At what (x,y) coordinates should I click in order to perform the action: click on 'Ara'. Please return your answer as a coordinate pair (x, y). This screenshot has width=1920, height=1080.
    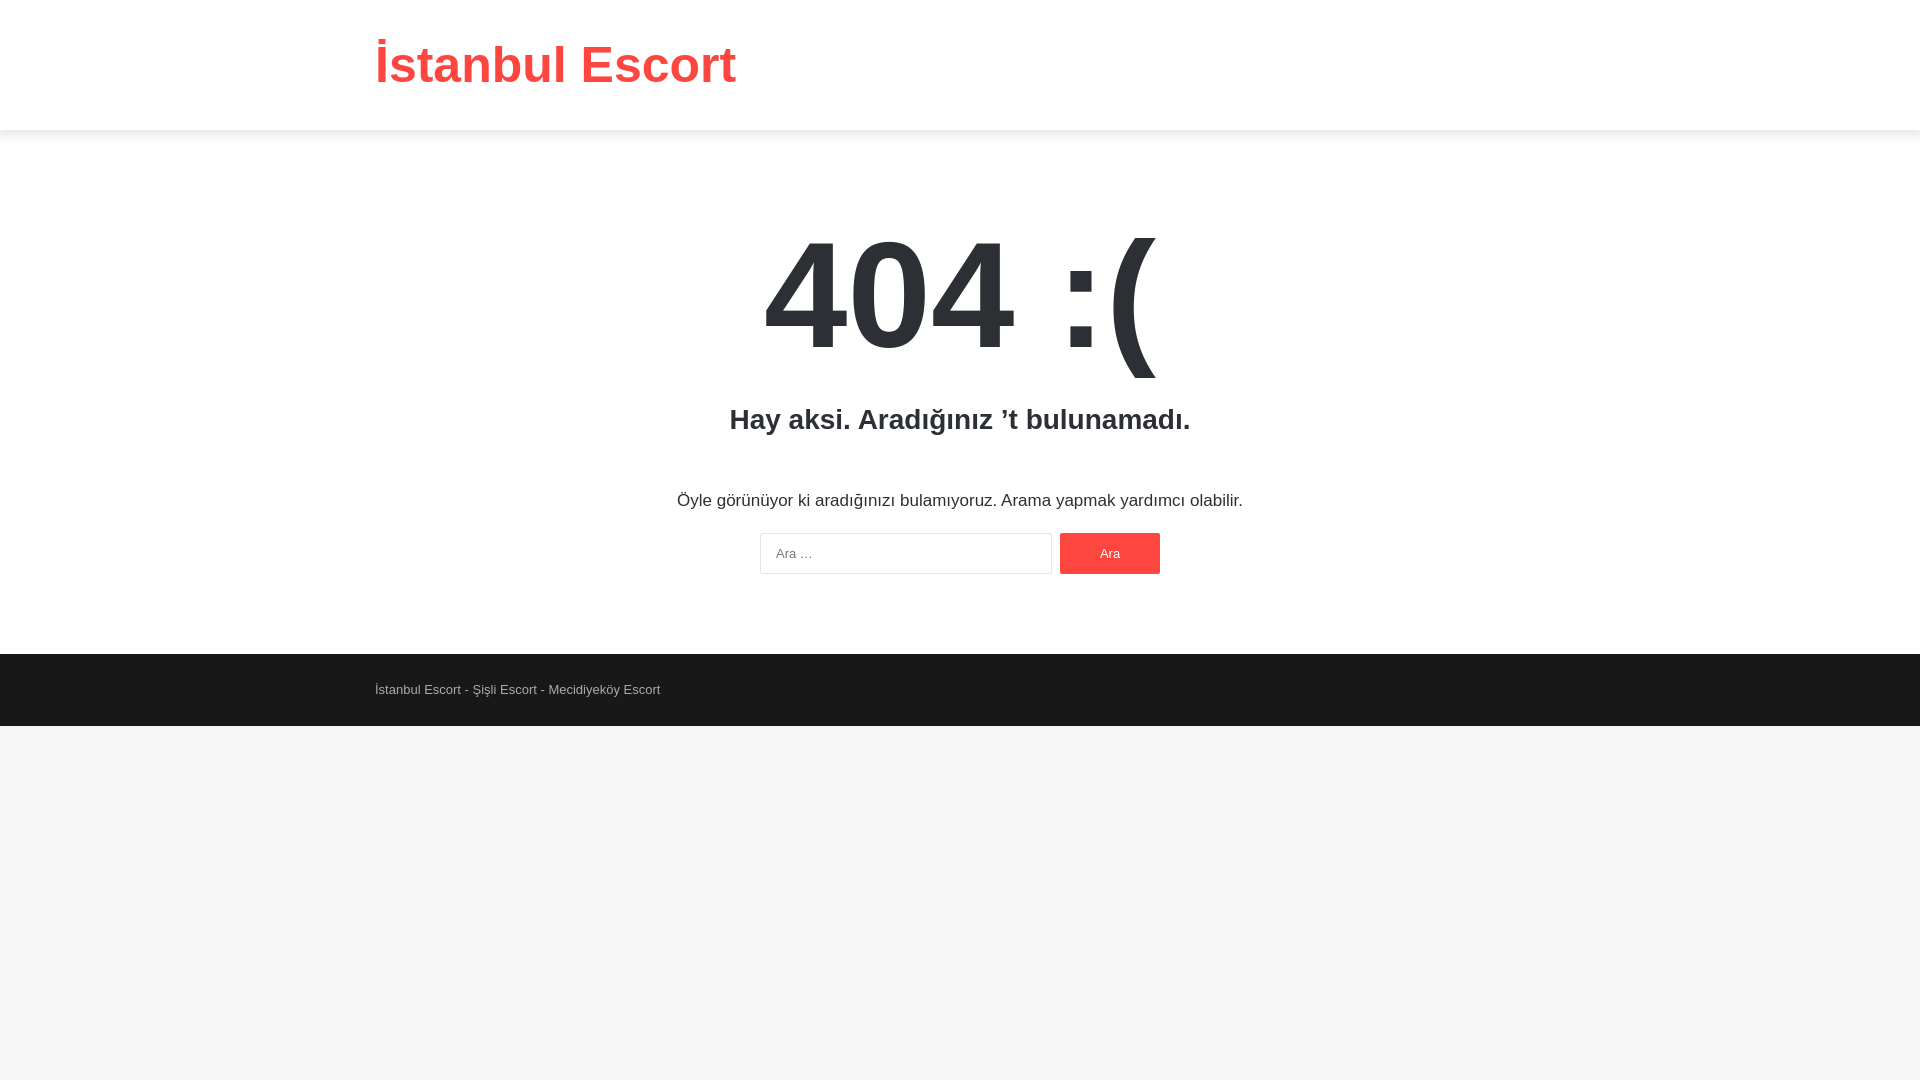
    Looking at the image, I should click on (1108, 553).